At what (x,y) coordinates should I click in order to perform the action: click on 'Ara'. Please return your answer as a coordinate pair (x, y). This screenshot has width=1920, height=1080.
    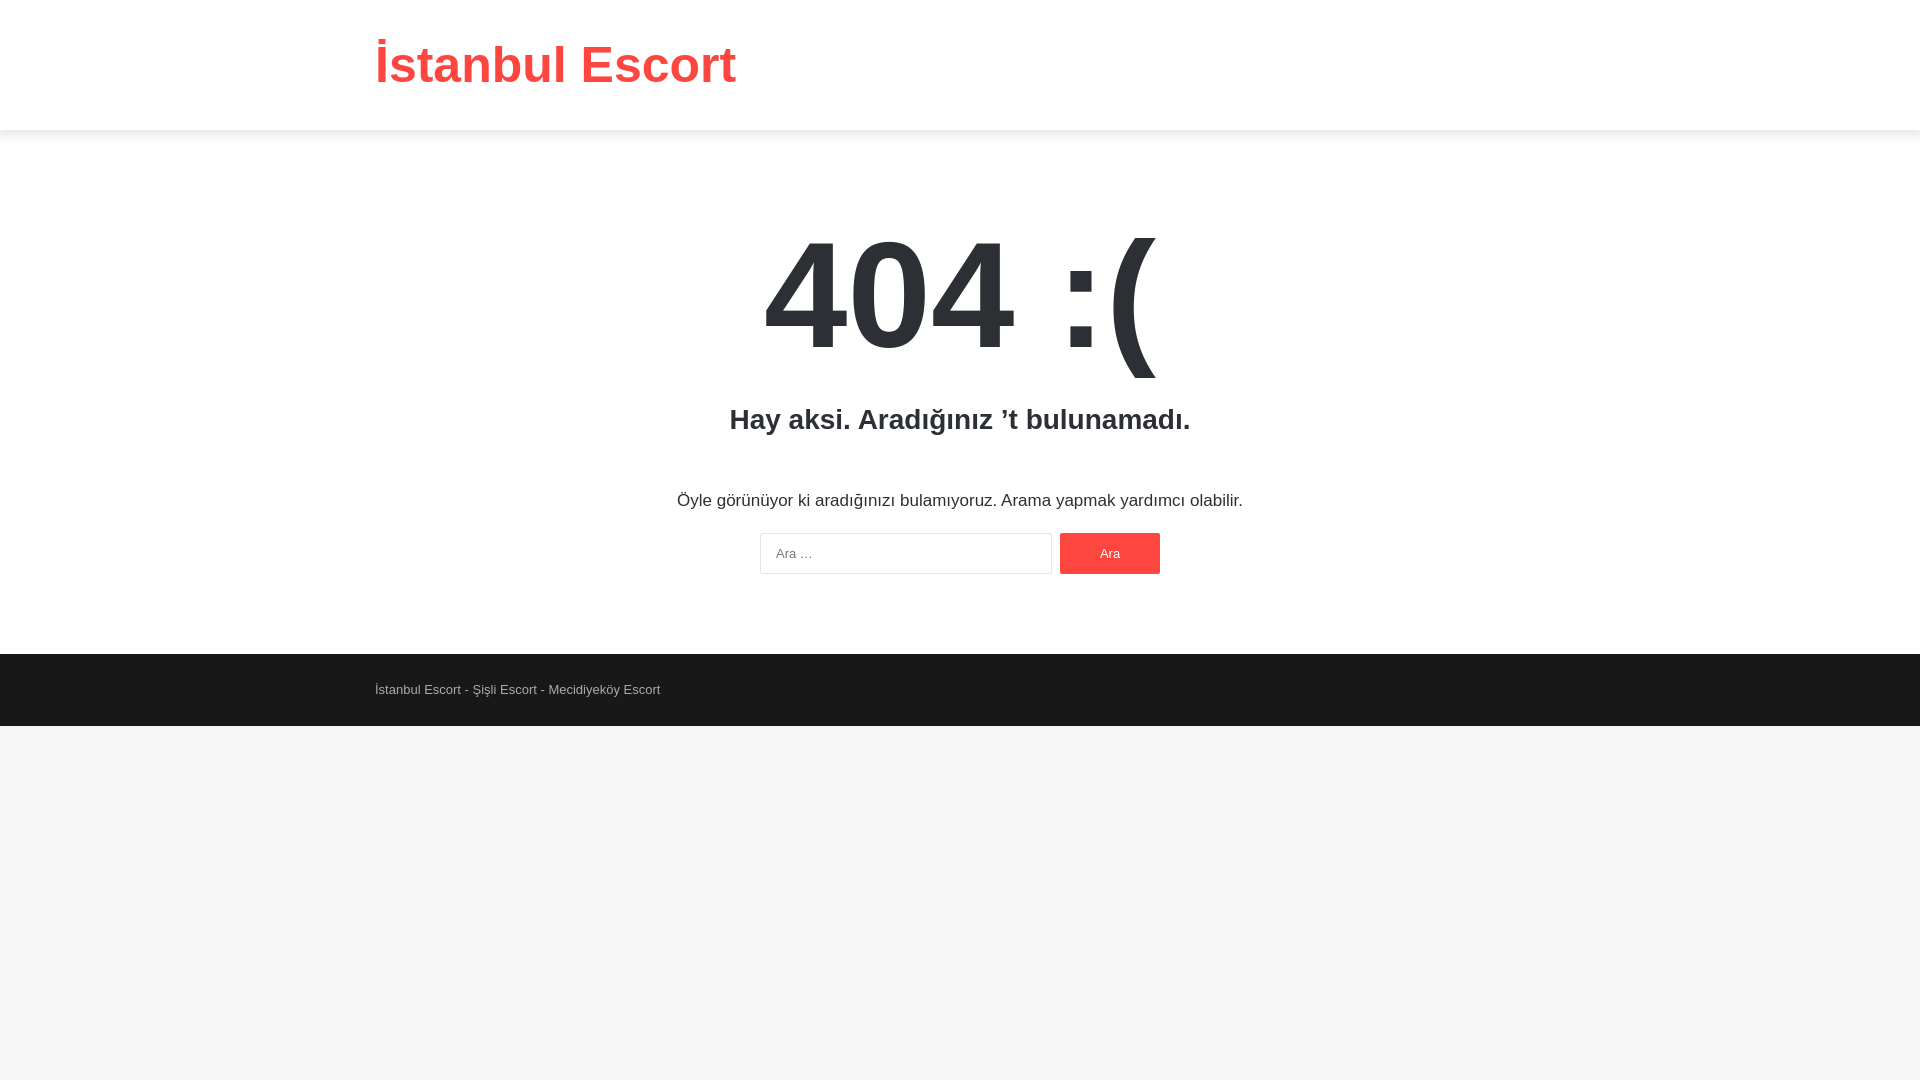
    Looking at the image, I should click on (1108, 553).